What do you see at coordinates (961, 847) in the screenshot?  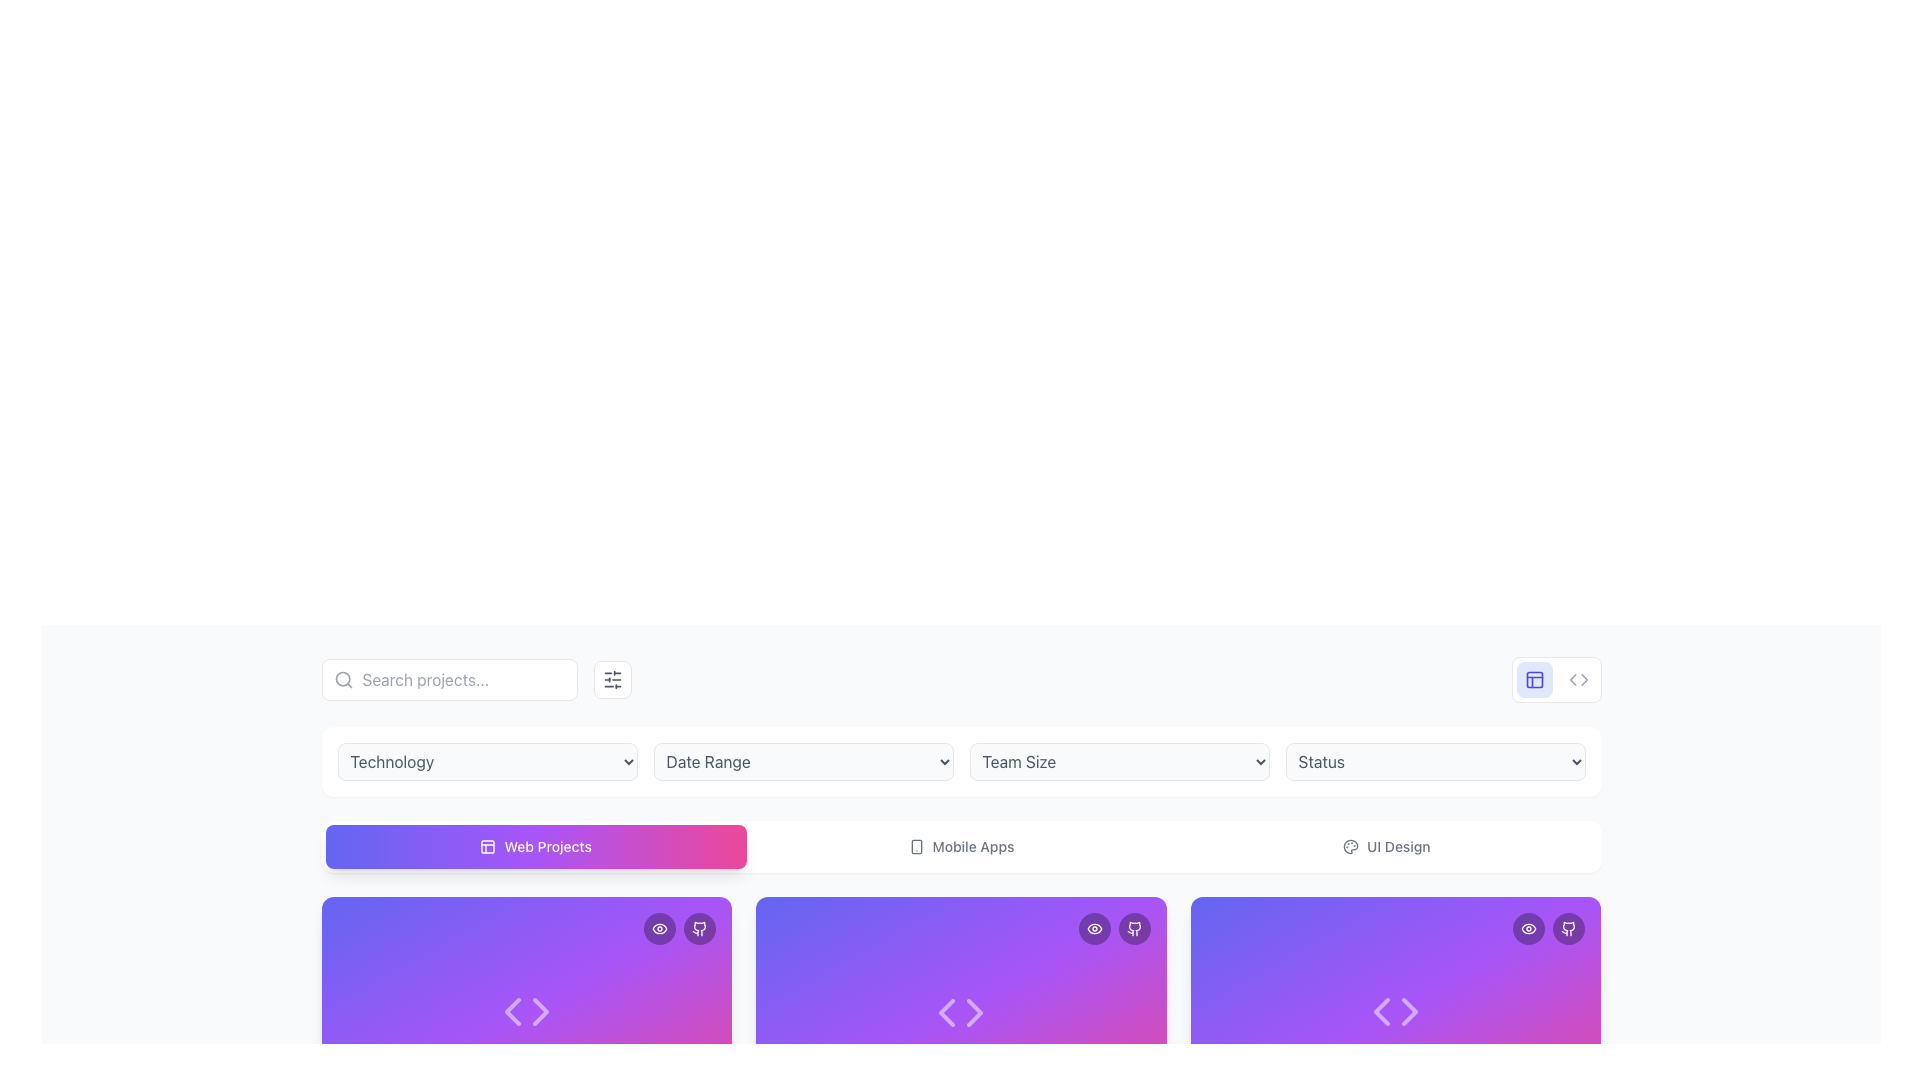 I see `the Interactive selector bar` at bounding box center [961, 847].